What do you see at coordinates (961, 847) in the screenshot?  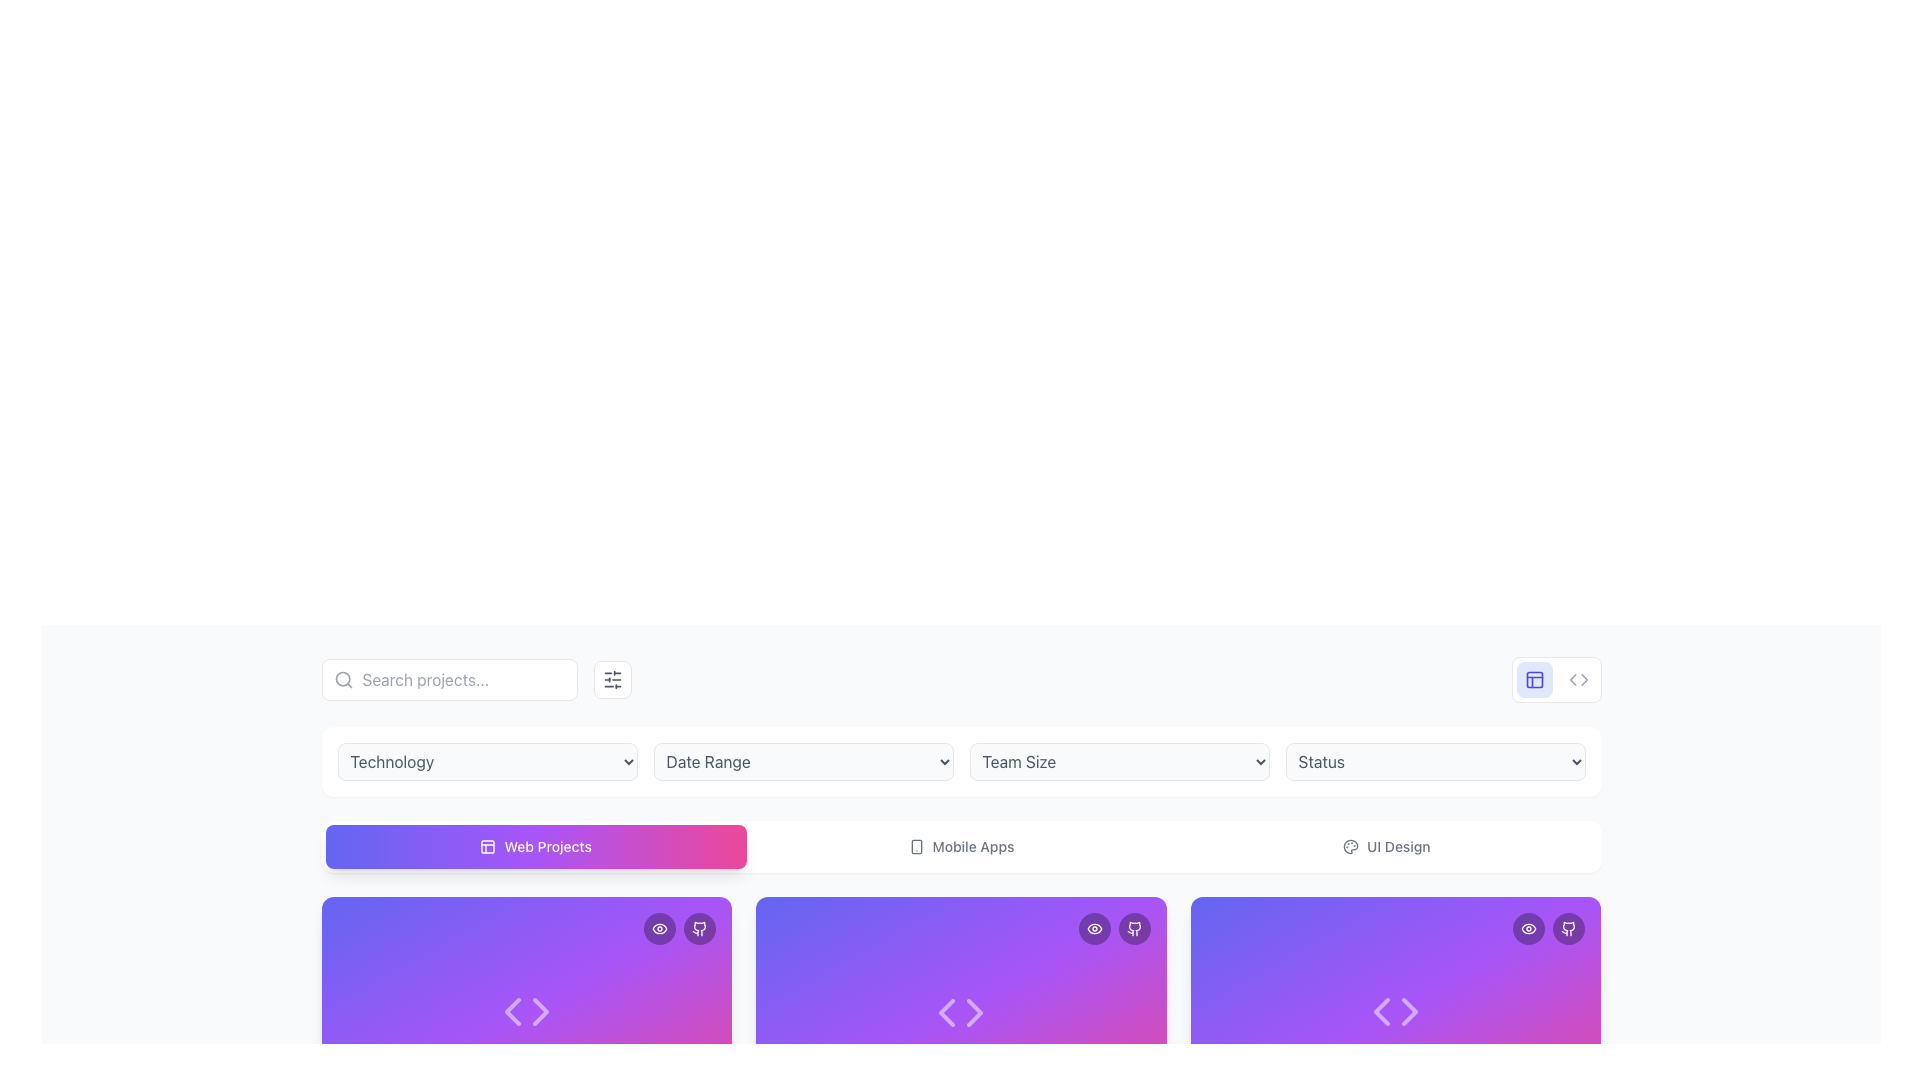 I see `the Interactive selector bar` at bounding box center [961, 847].